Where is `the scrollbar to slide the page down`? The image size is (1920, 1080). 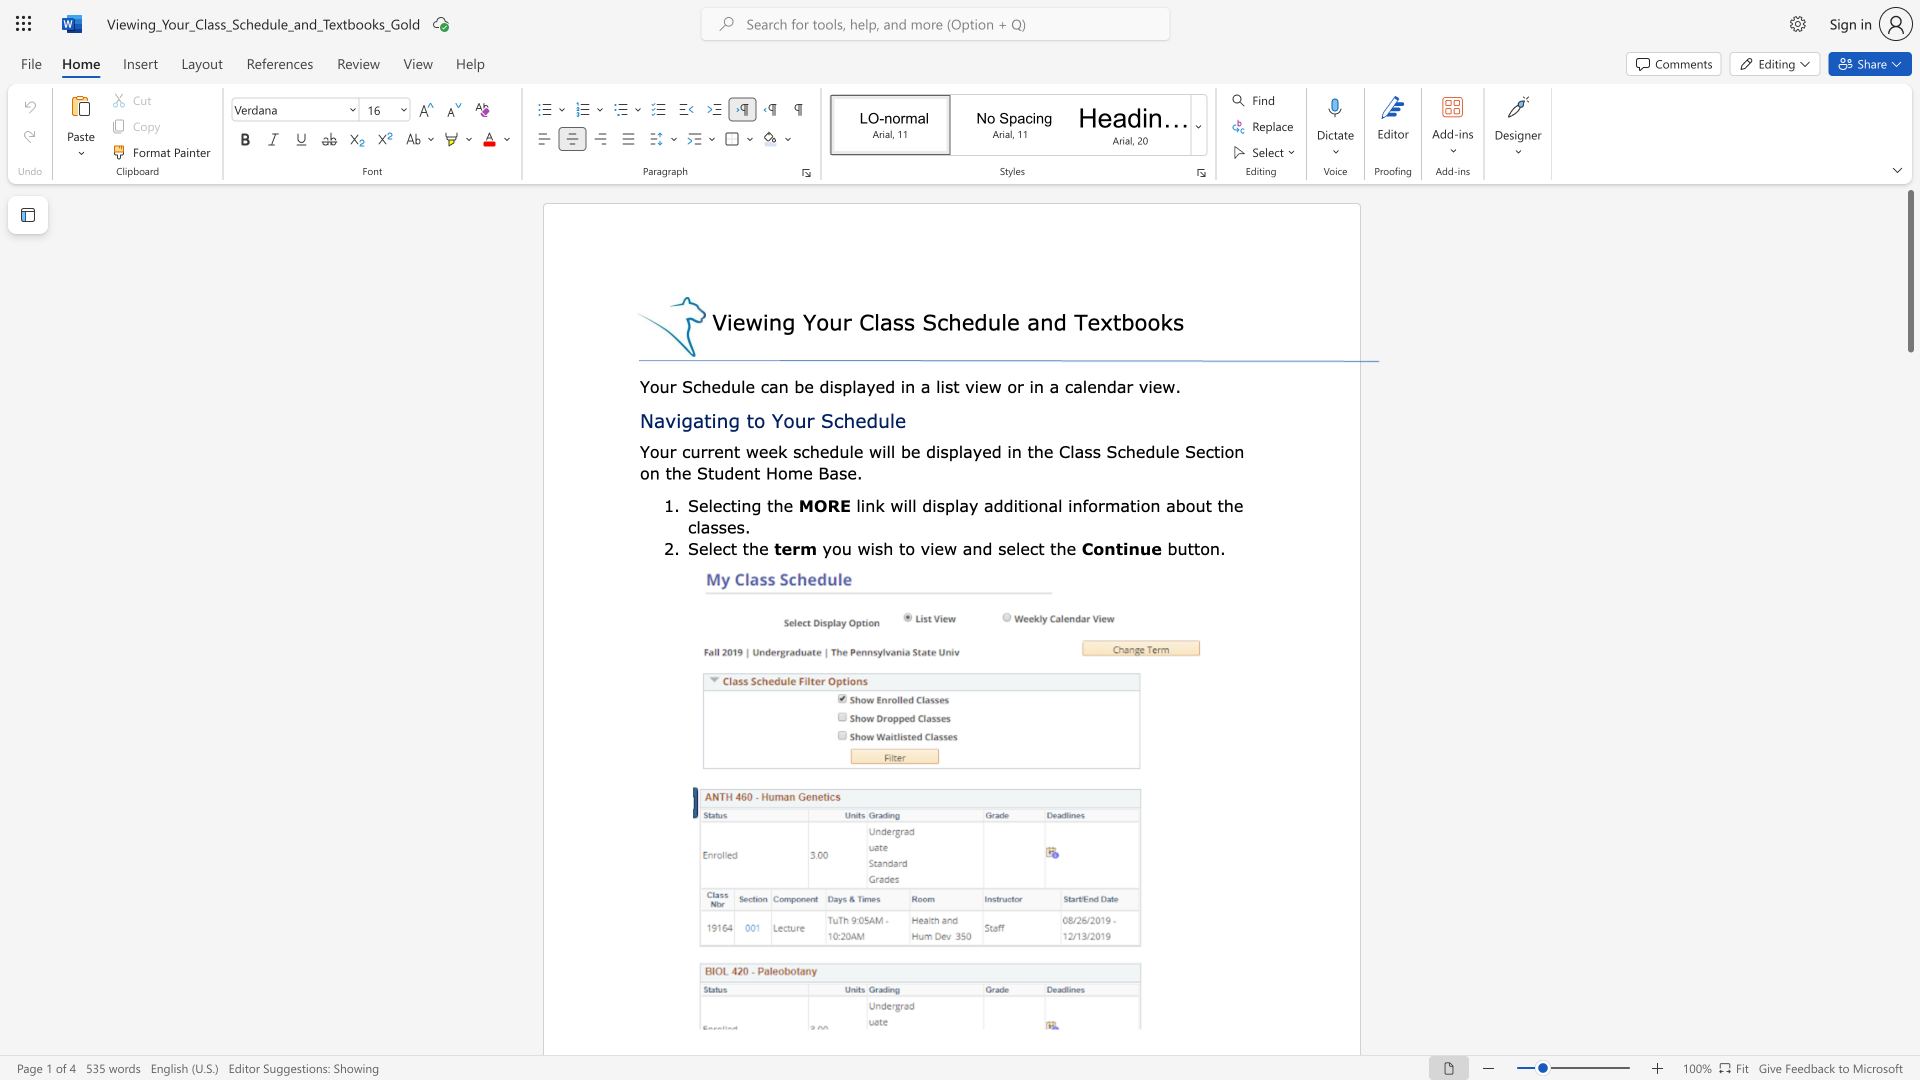 the scrollbar to slide the page down is located at coordinates (1909, 400).